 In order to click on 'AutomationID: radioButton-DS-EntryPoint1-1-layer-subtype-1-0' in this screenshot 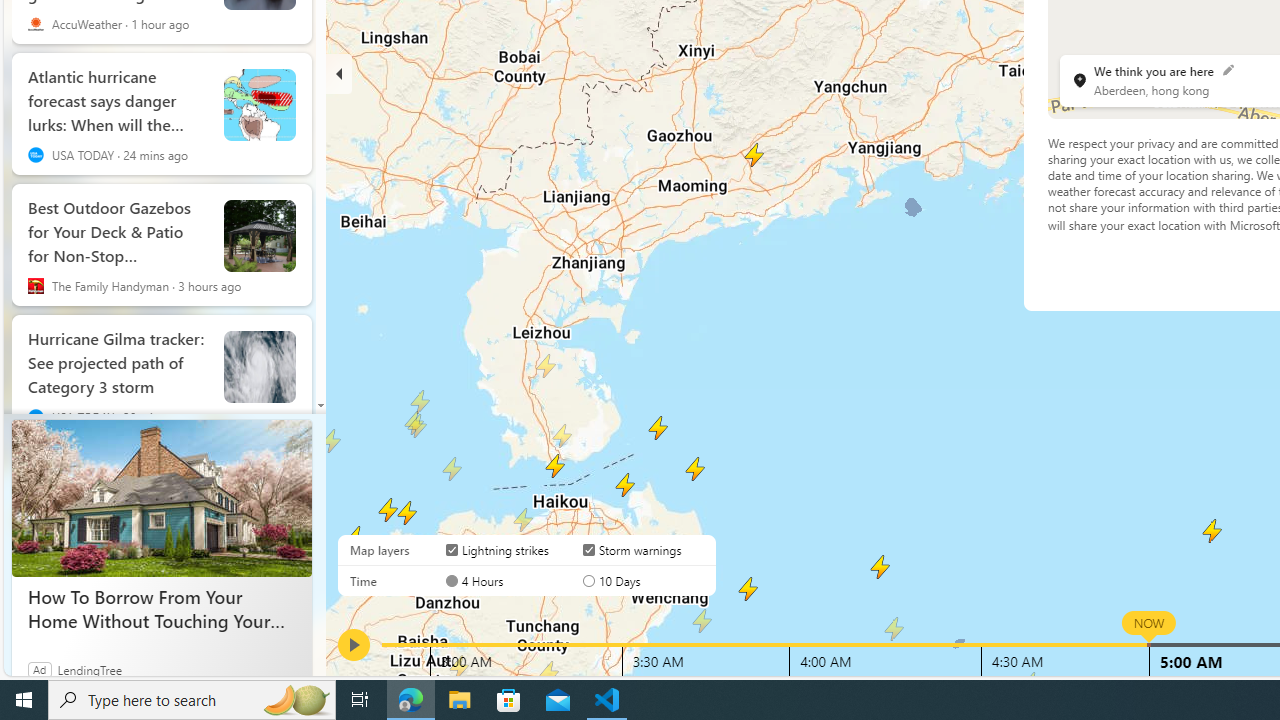, I will do `click(450, 581)`.